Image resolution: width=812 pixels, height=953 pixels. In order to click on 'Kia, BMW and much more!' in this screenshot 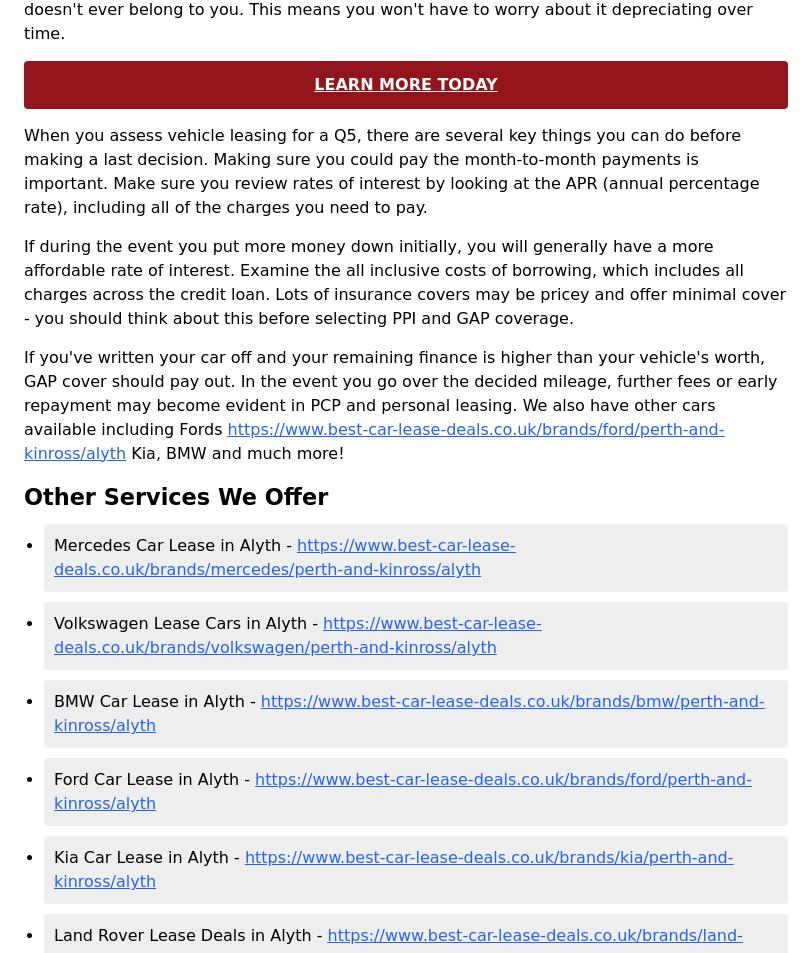, I will do `click(233, 451)`.